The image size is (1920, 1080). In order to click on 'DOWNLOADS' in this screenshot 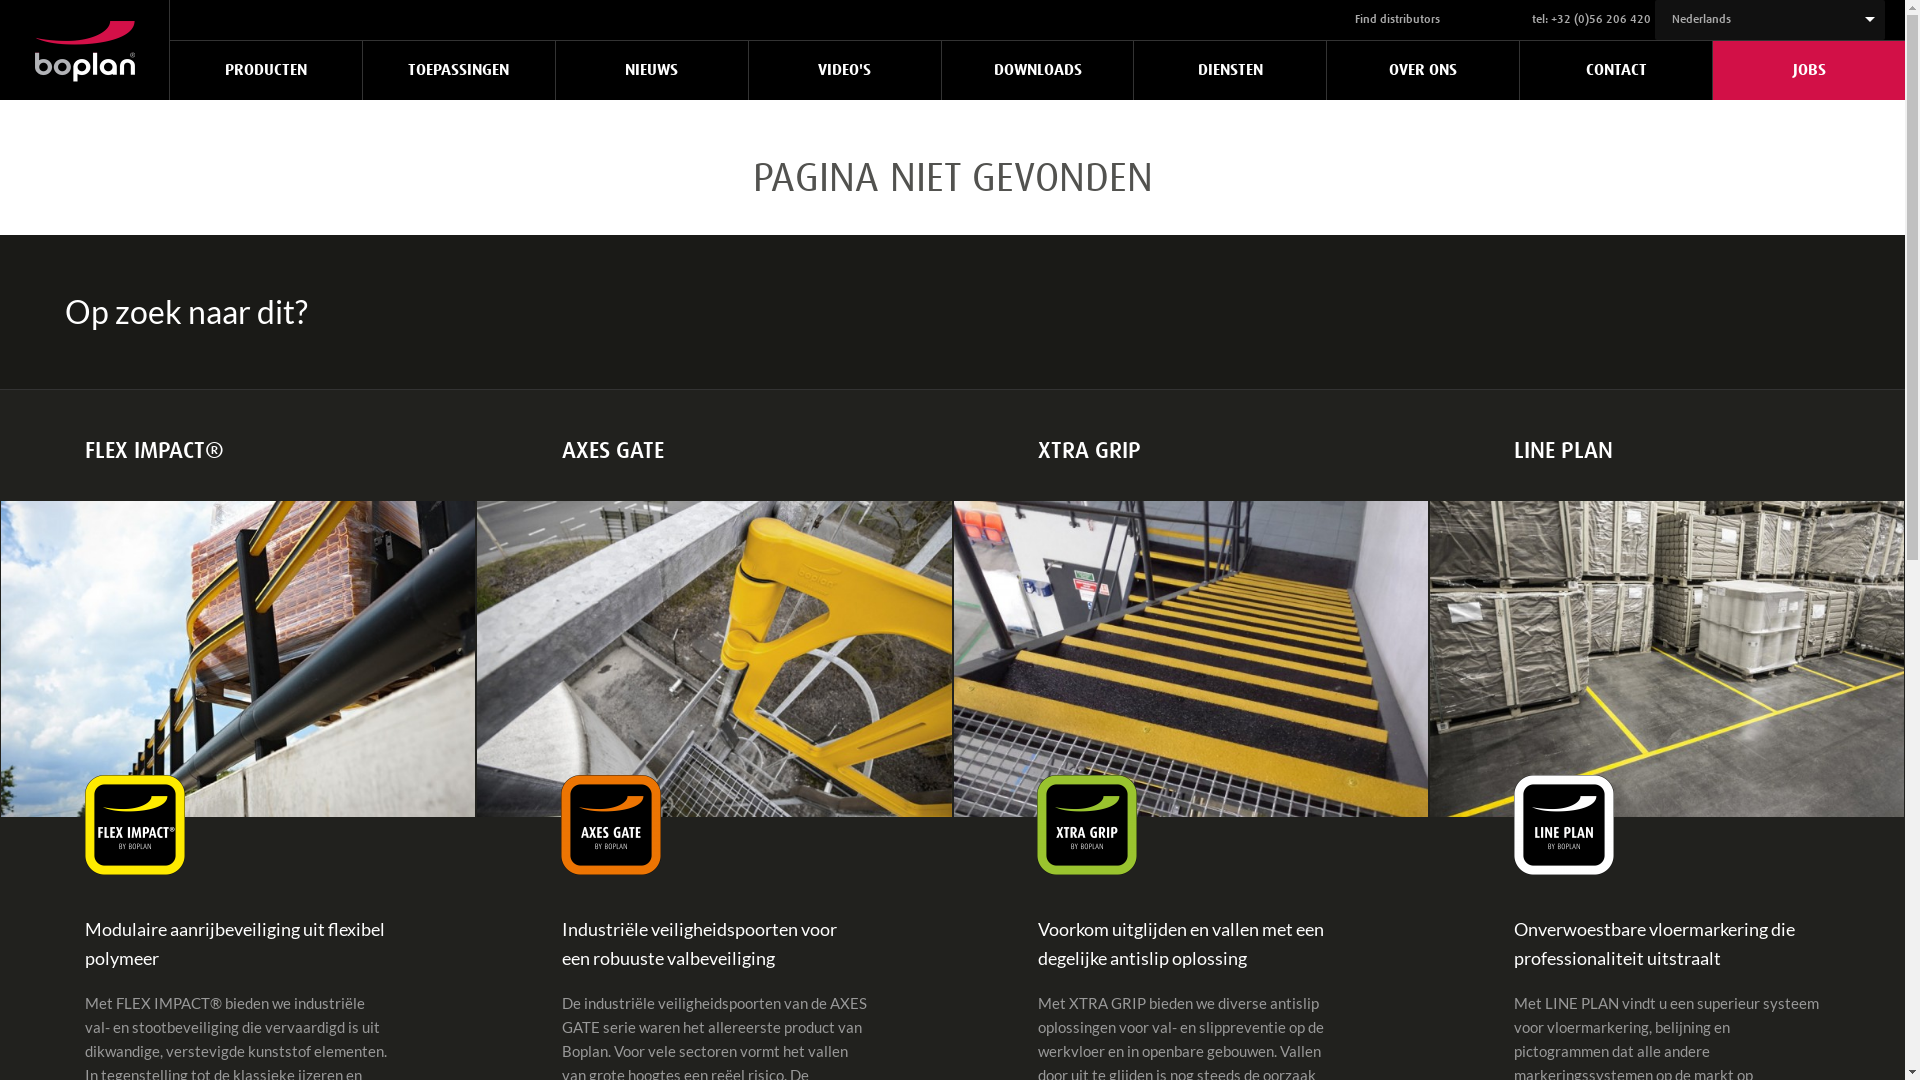, I will do `click(1037, 69)`.